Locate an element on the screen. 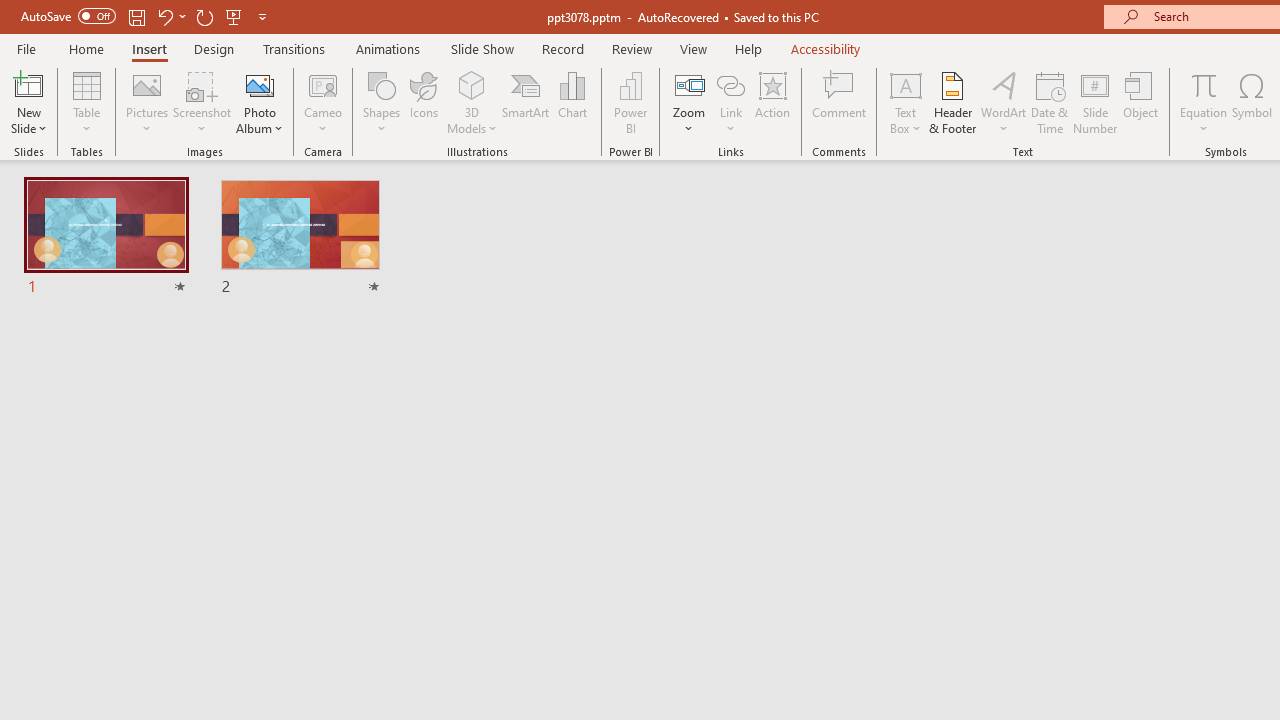  'Shapes' is located at coordinates (382, 103).